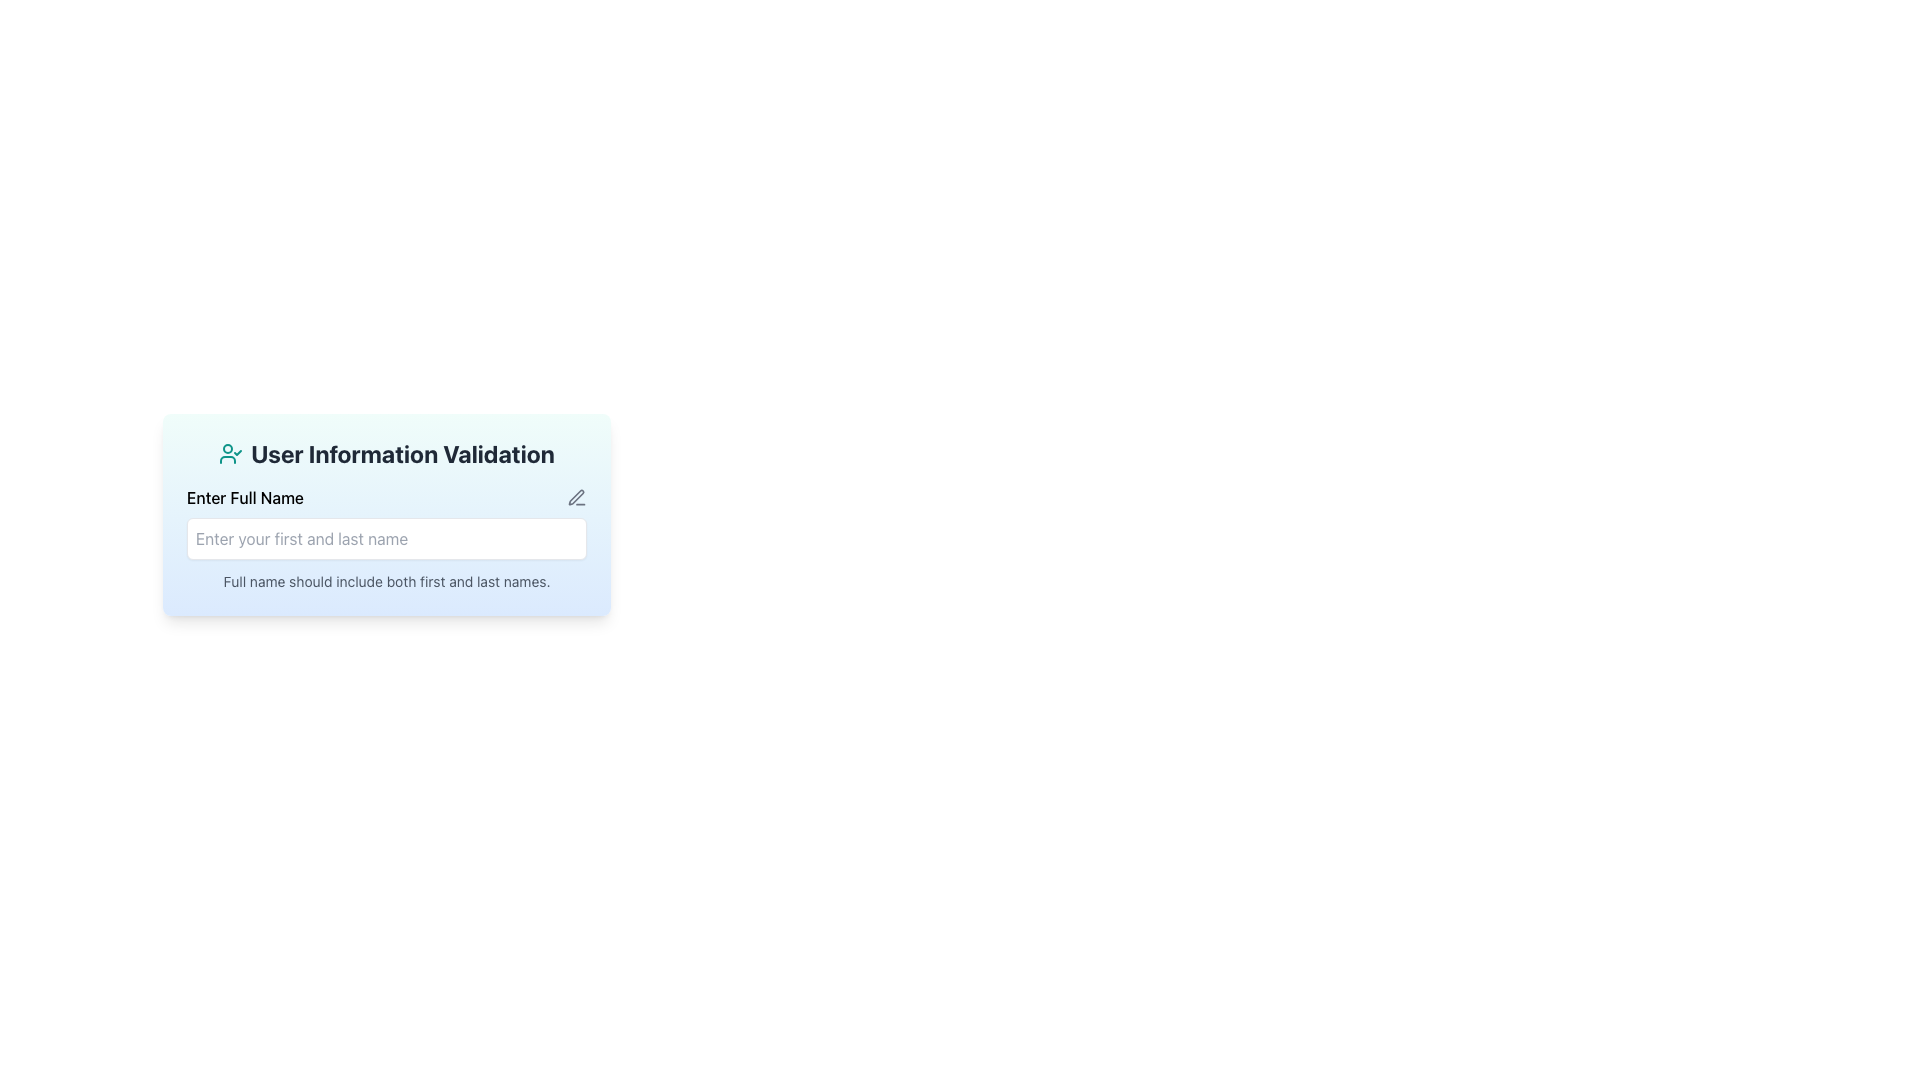 Image resolution: width=1920 pixels, height=1080 pixels. Describe the element at coordinates (575, 496) in the screenshot. I see `the gray stylized icon depicting a diagonal pen-like line with a filled circle, located near the input field labeled 'Enter Full Name', to retrieve error details` at that location.